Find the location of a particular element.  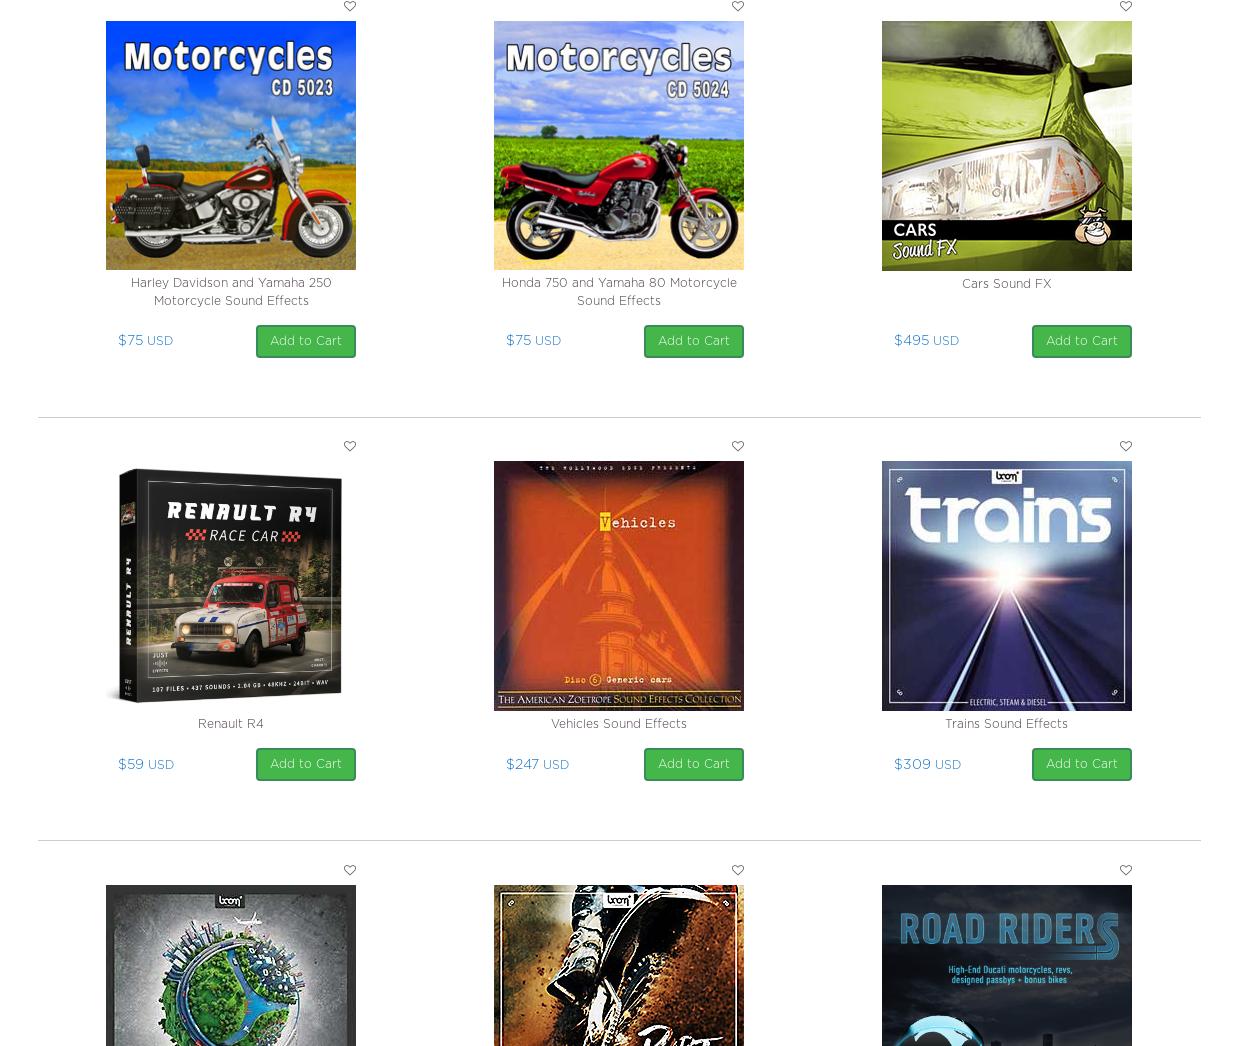

'$495' is located at coordinates (910, 339).